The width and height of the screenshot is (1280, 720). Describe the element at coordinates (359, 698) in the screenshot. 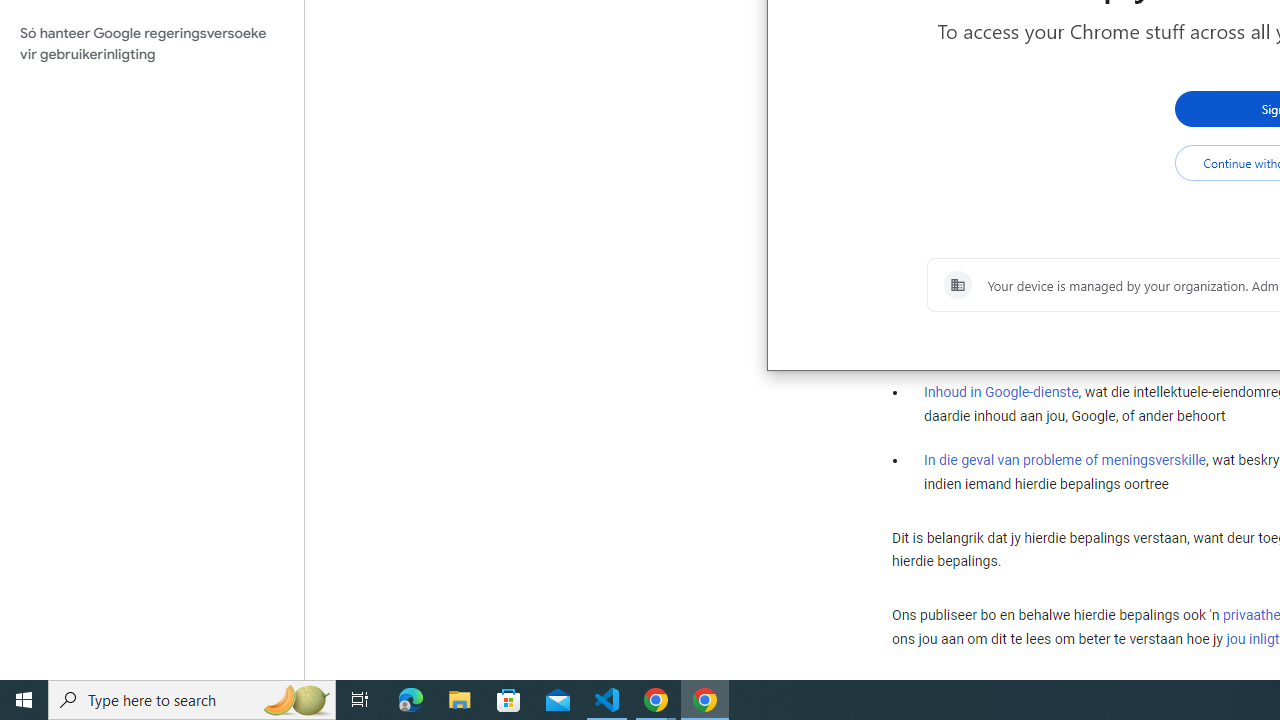

I see `'Task View'` at that location.